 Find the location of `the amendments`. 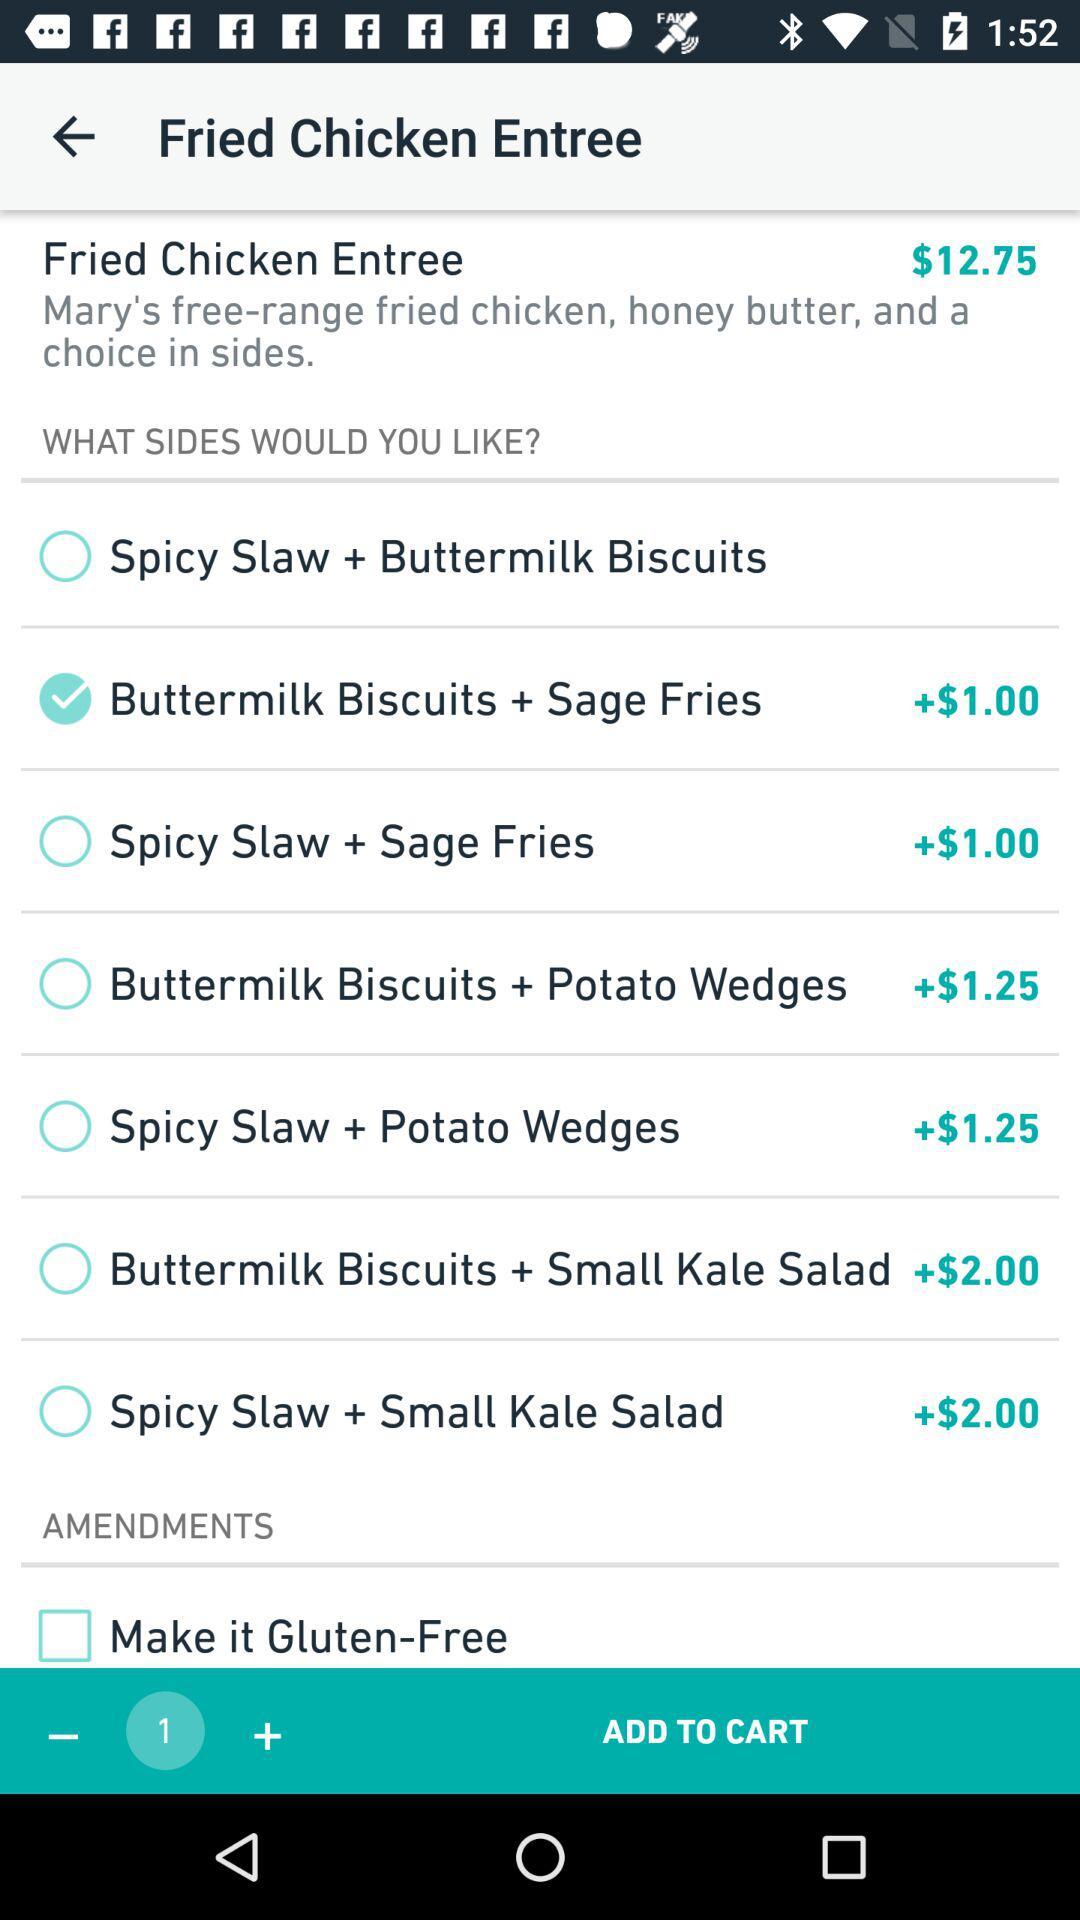

the amendments is located at coordinates (540, 1524).